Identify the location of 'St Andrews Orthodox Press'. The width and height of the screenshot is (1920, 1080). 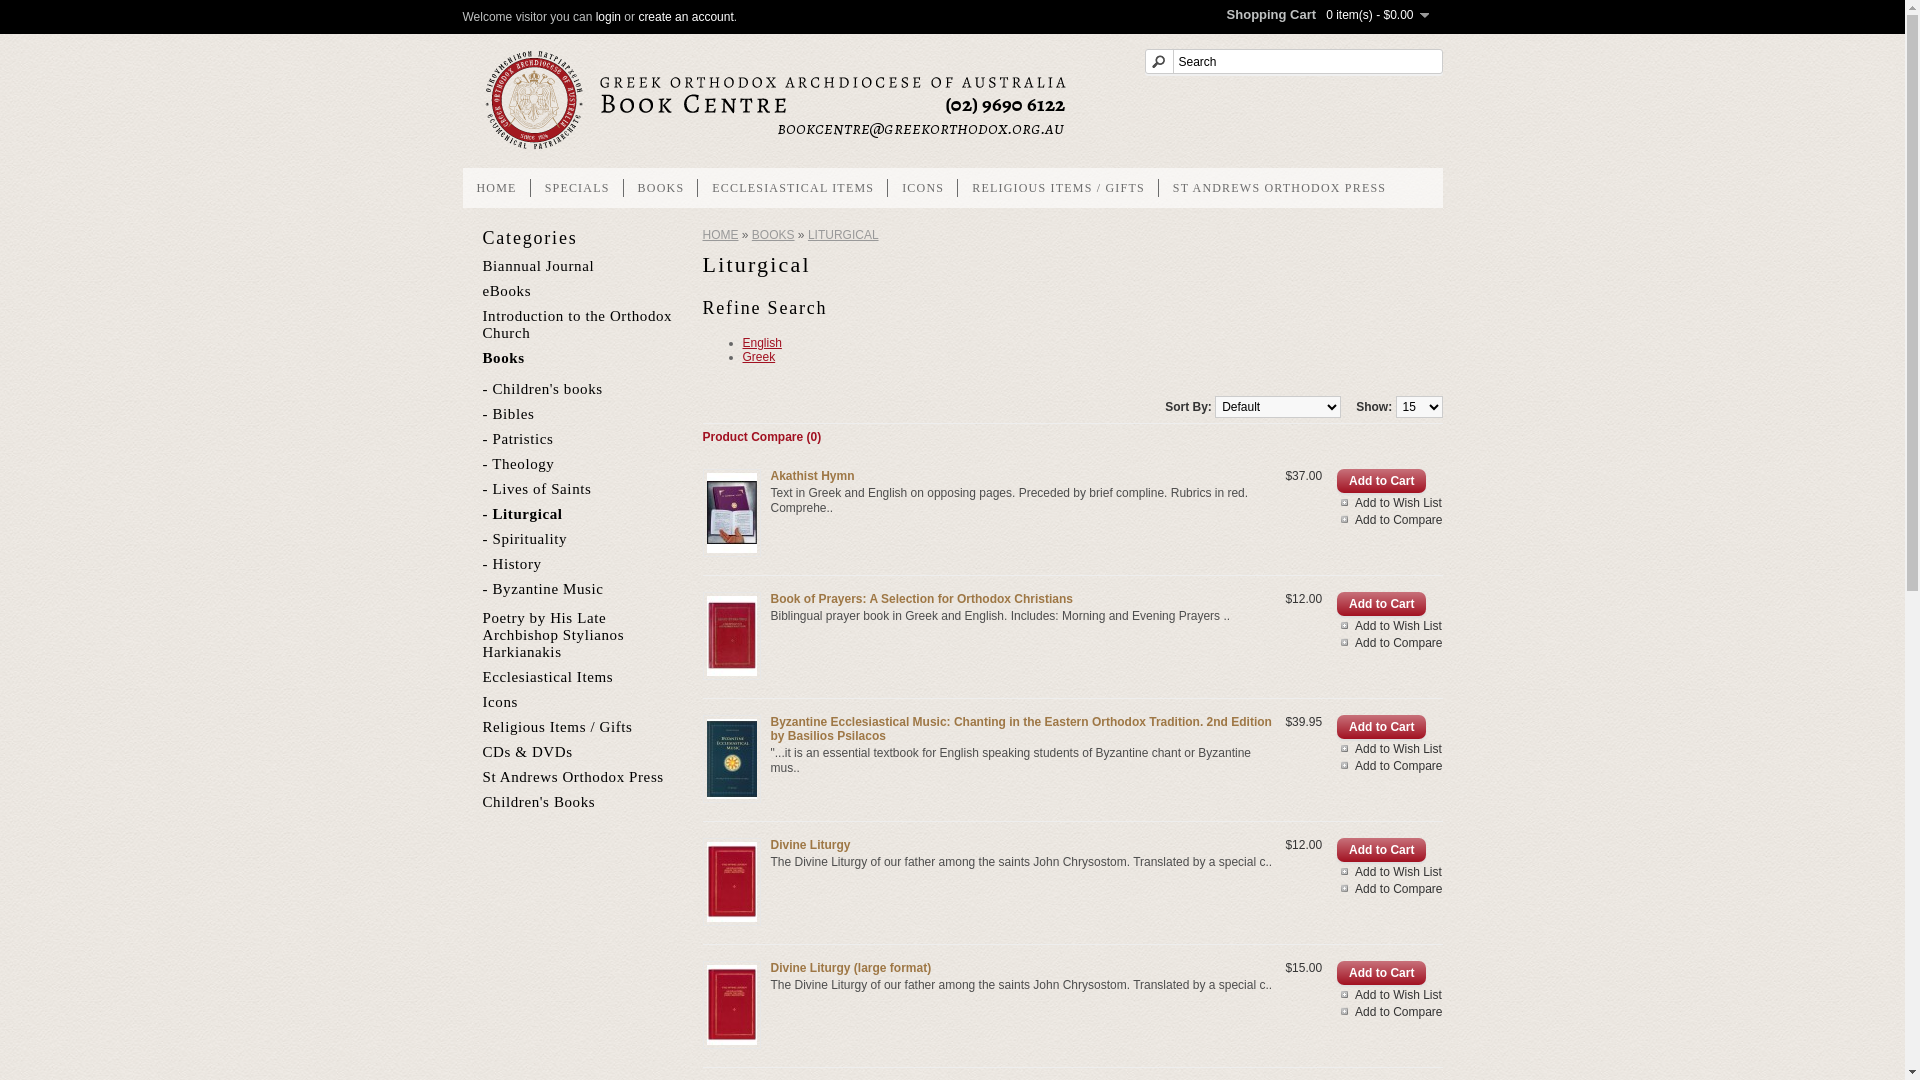
(571, 775).